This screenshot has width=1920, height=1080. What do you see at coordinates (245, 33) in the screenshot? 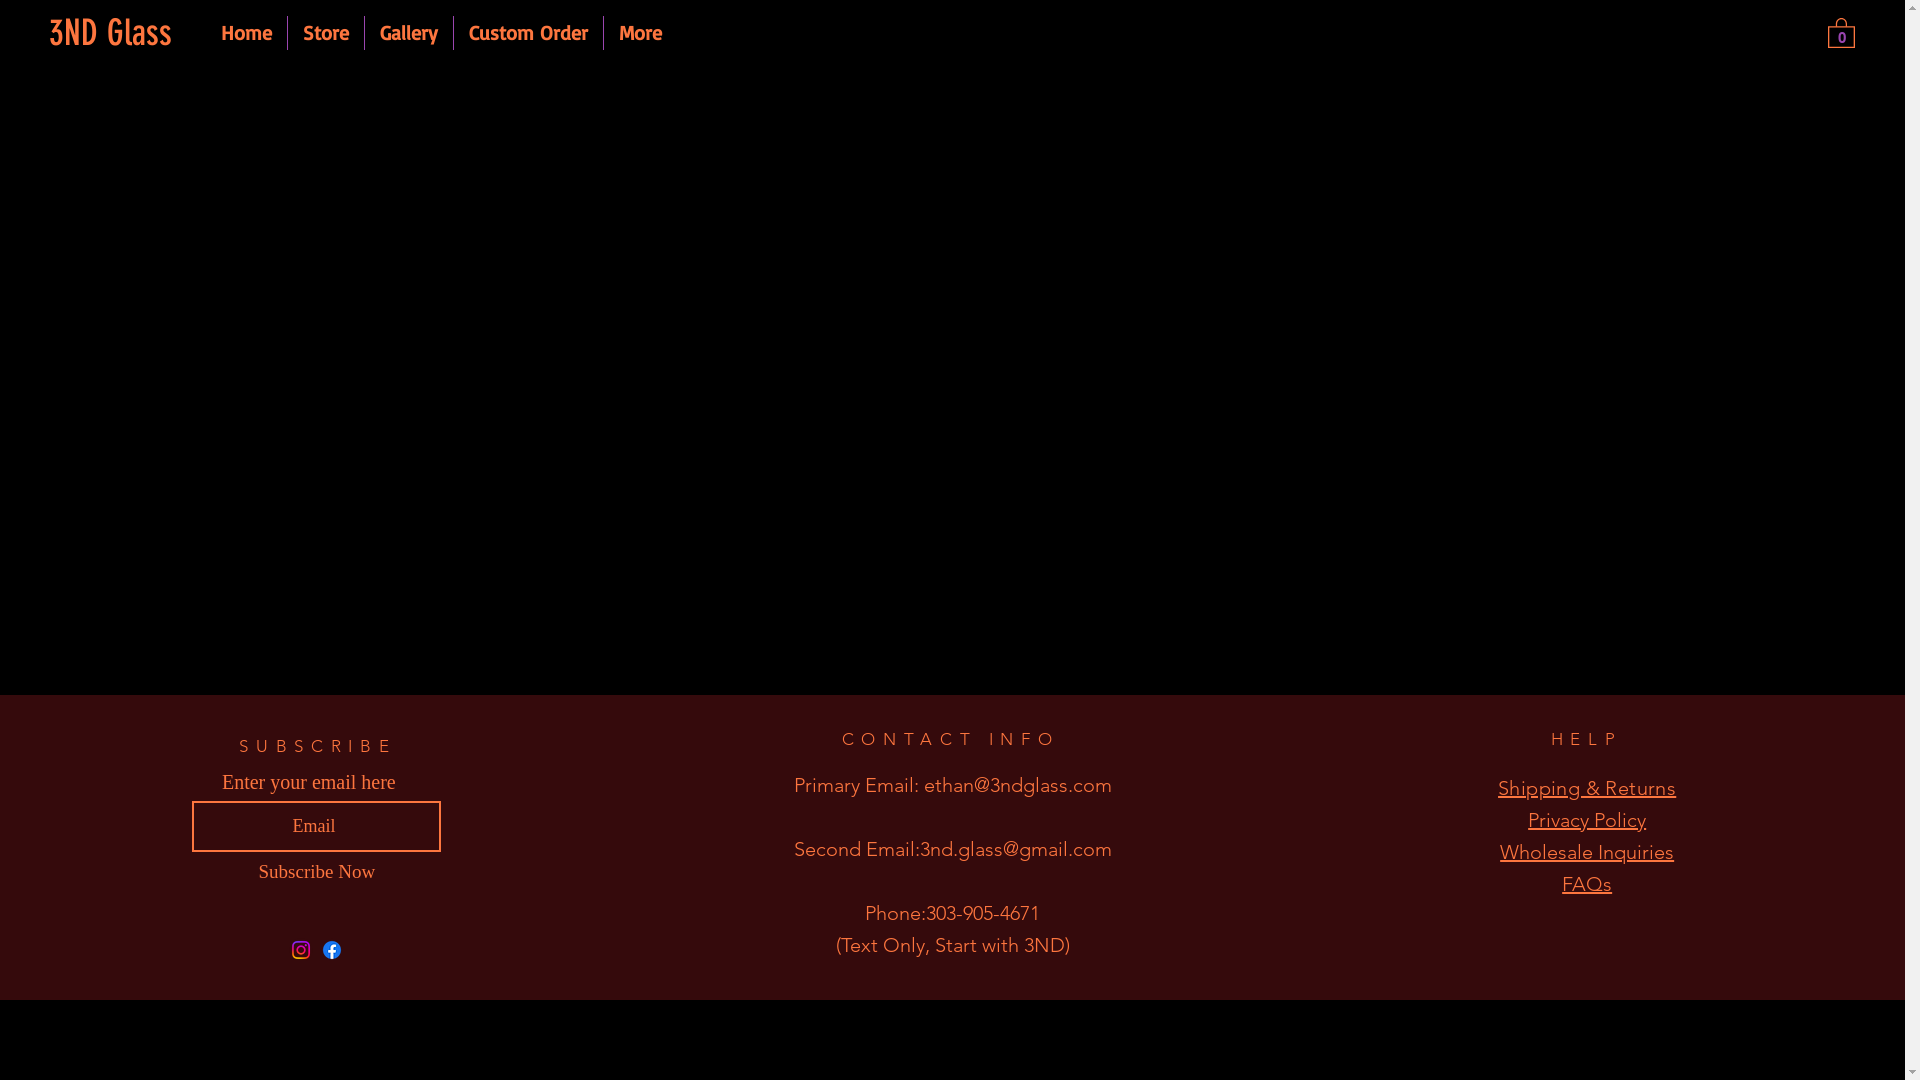
I see `'Home'` at bounding box center [245, 33].